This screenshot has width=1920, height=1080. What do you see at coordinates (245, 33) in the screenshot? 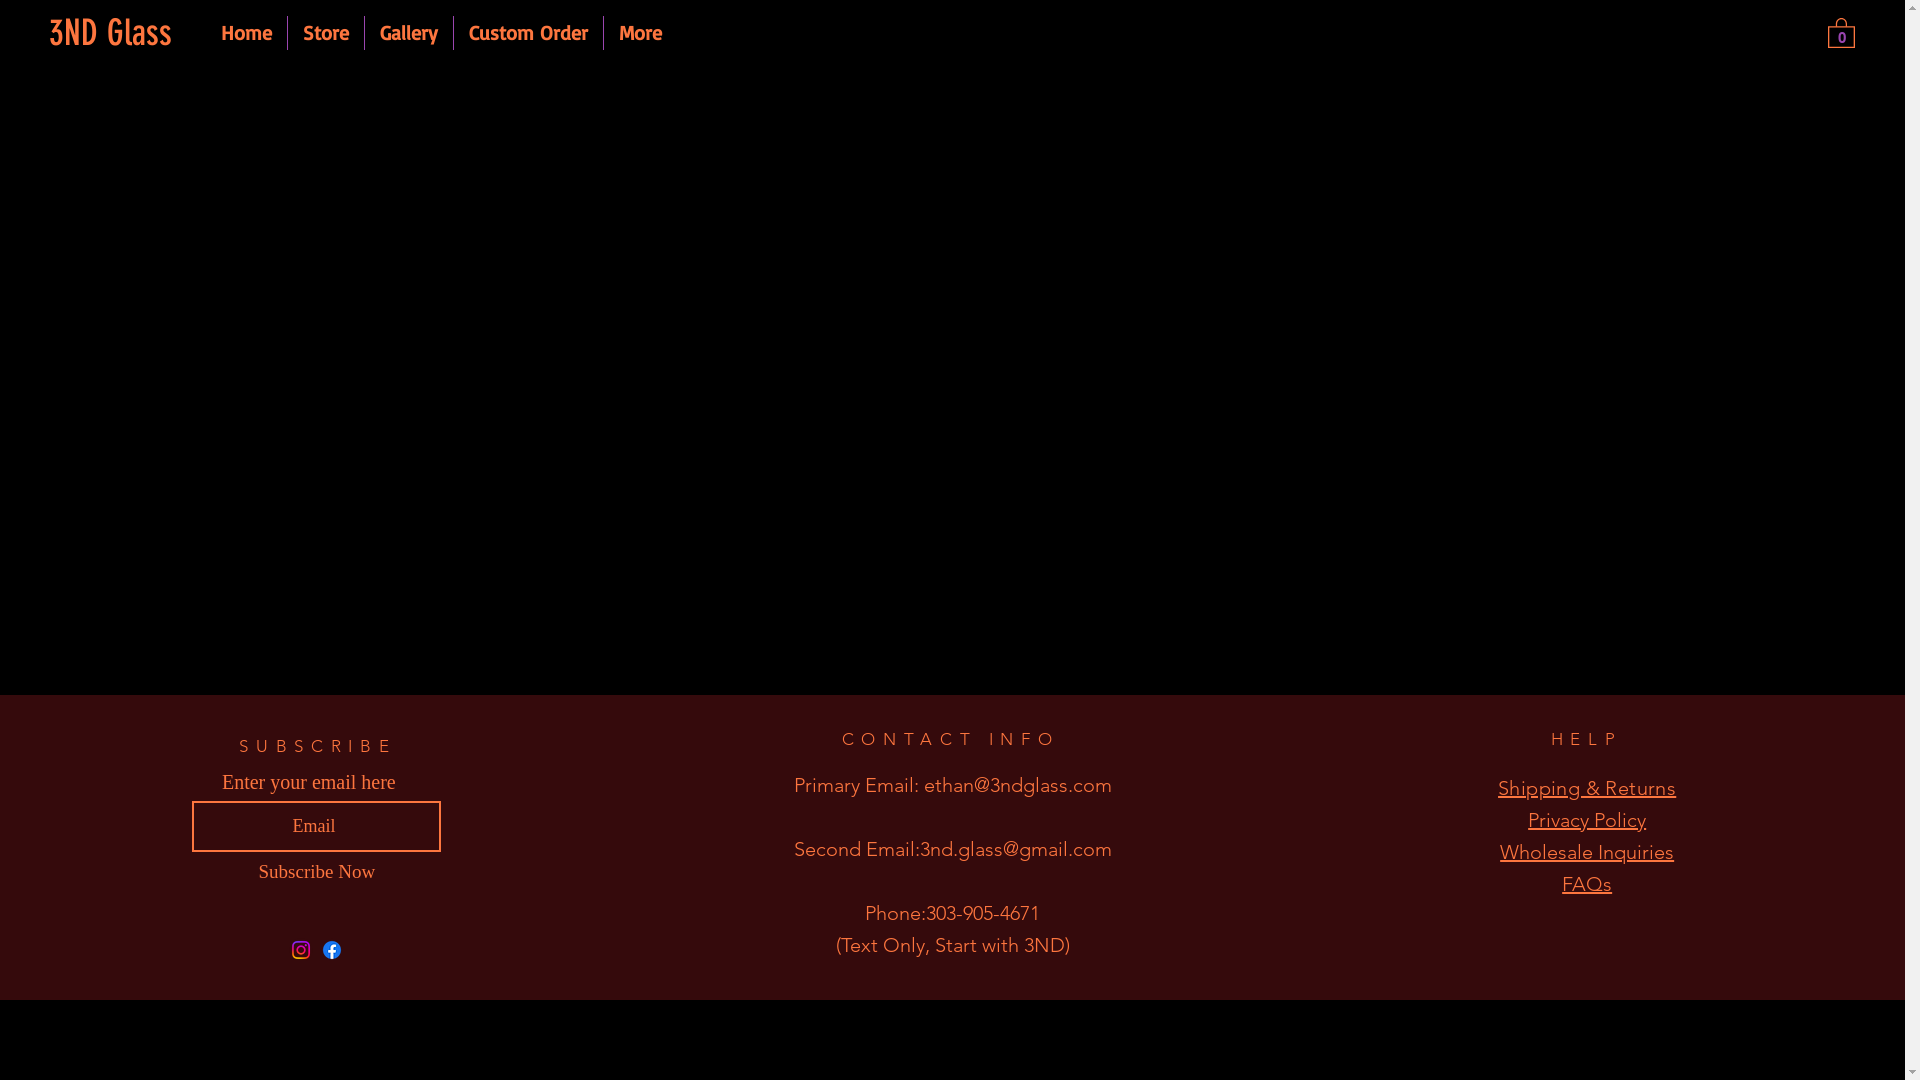
I see `'Home'` at bounding box center [245, 33].